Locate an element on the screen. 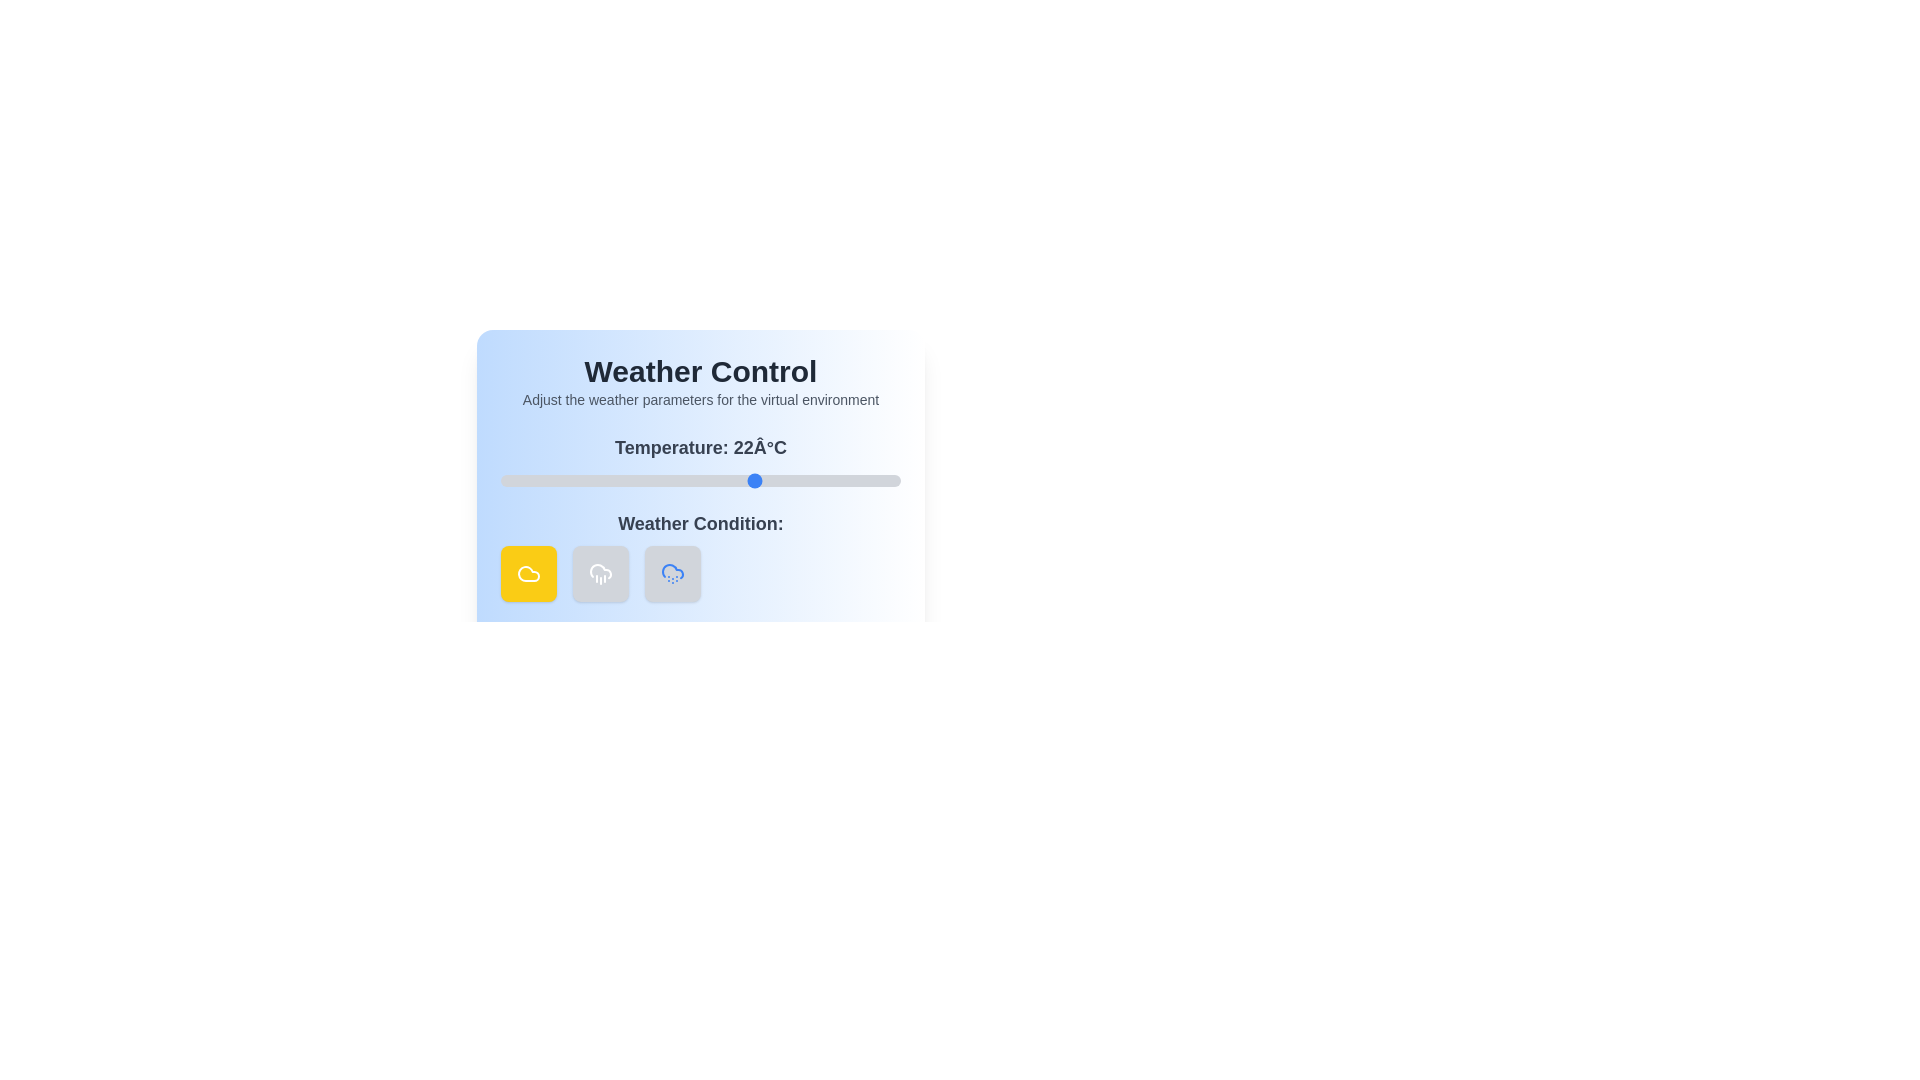 Image resolution: width=1920 pixels, height=1080 pixels. the temperature slider to 26 degrees is located at coordinates (787, 481).